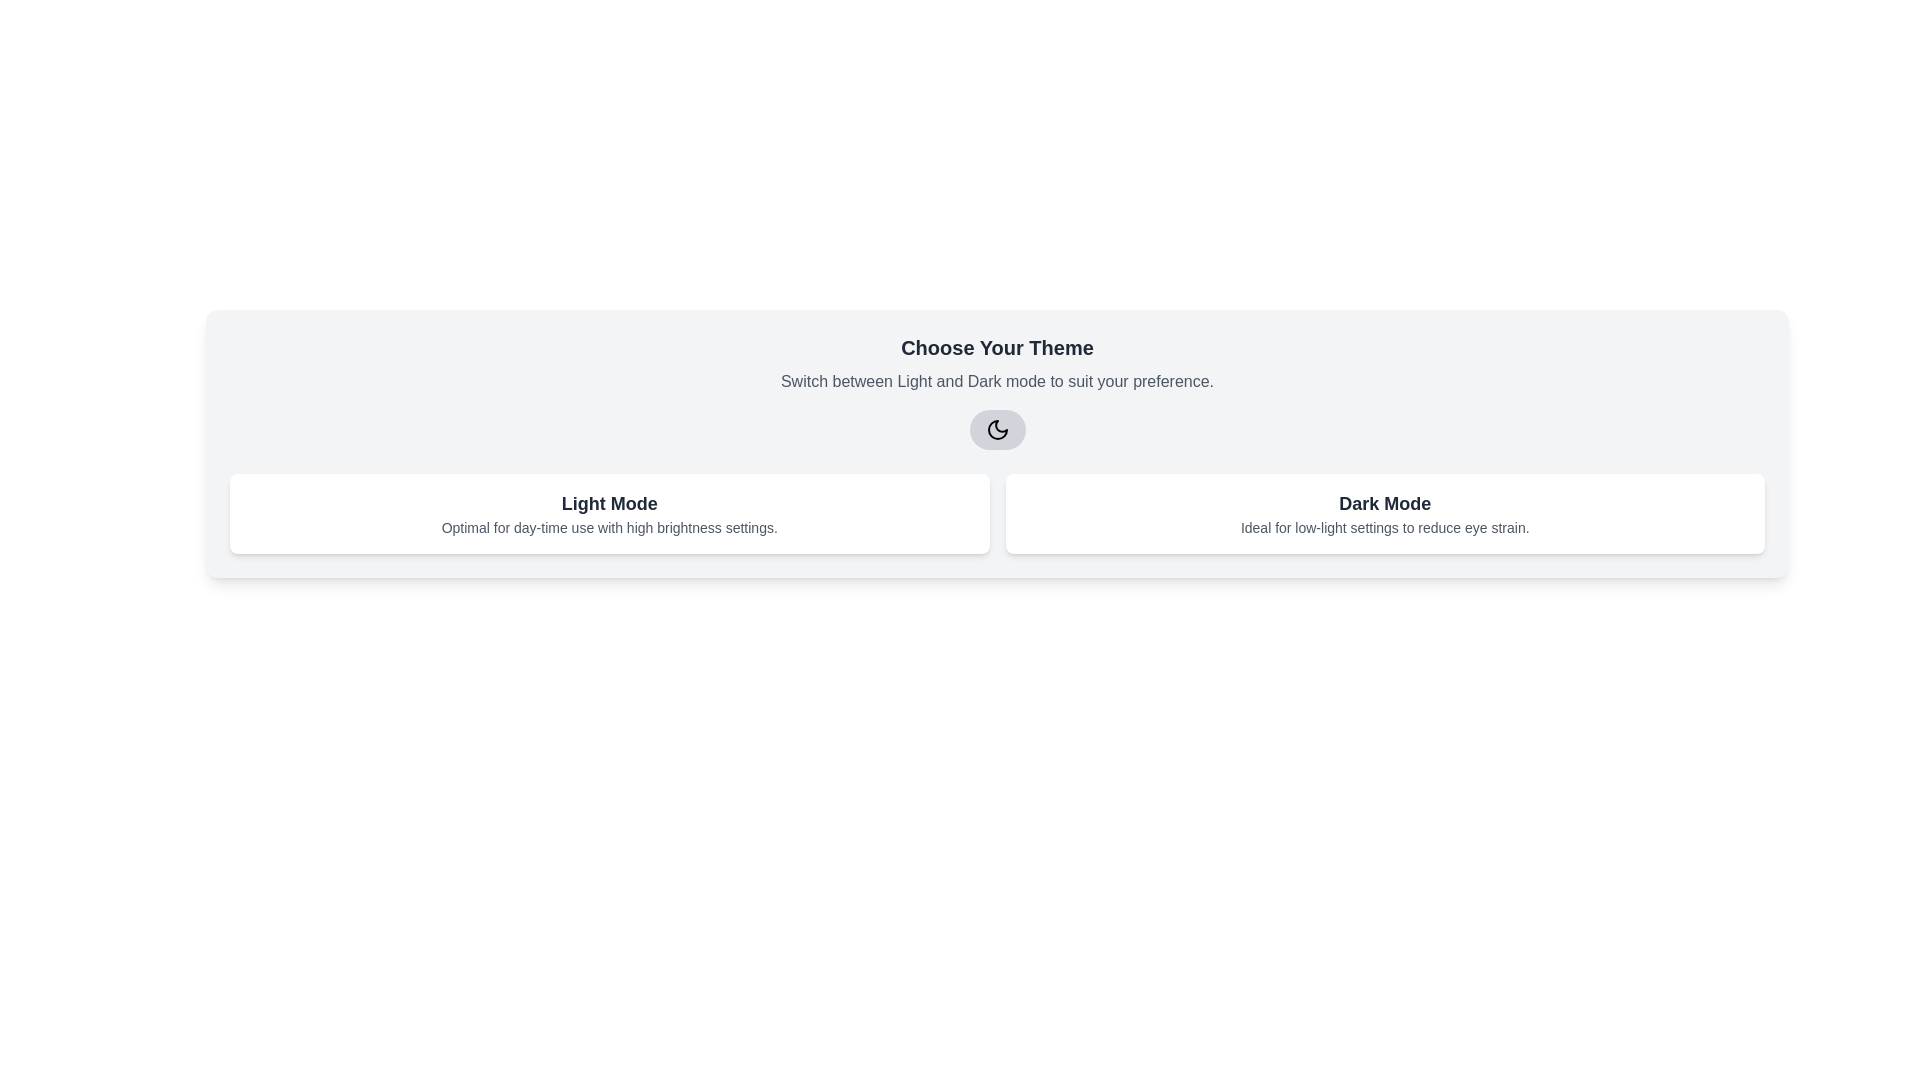 The height and width of the screenshot is (1080, 1920). Describe the element at coordinates (1384, 527) in the screenshot. I see `the second line of text within the 'Dark Mode' card that provides information about the benefits of the Dark Mode feature` at that location.